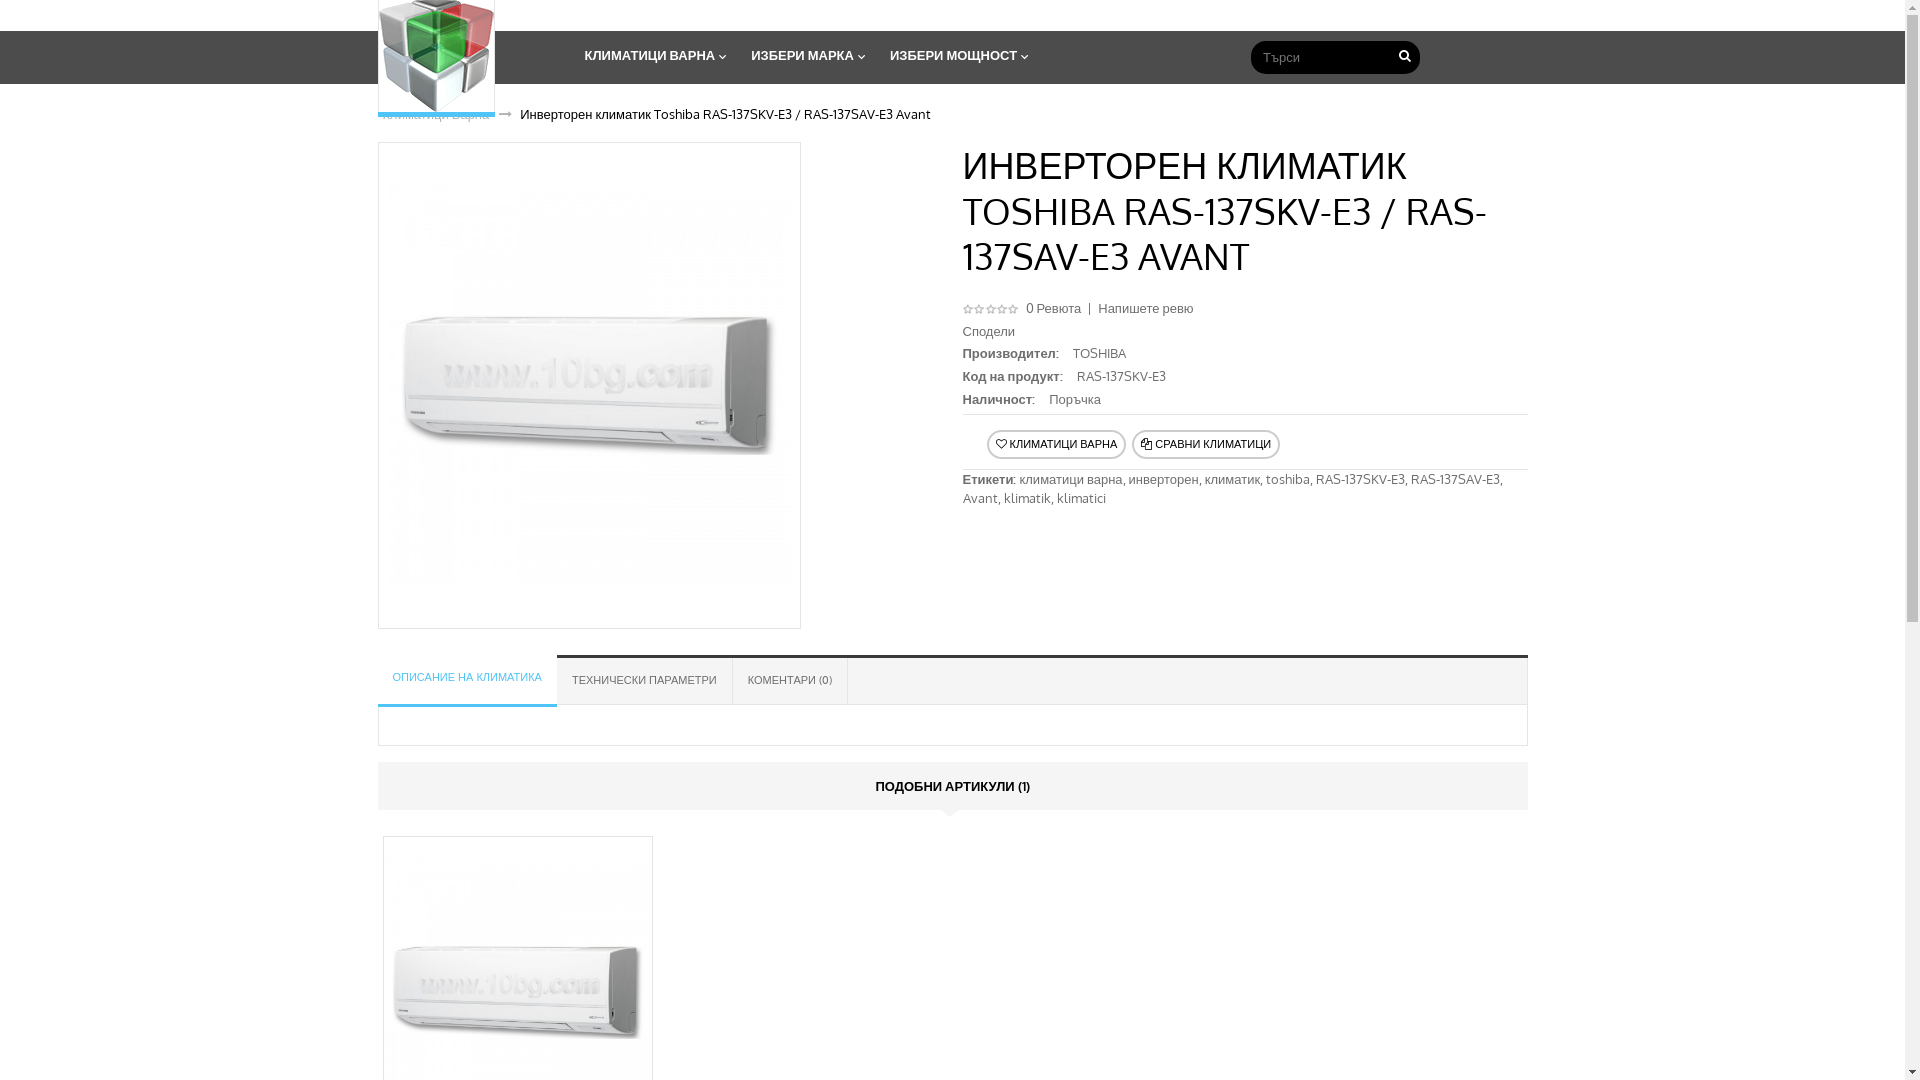  Describe the element at coordinates (1410, 478) in the screenshot. I see `'RAS-137SAV-E3'` at that location.